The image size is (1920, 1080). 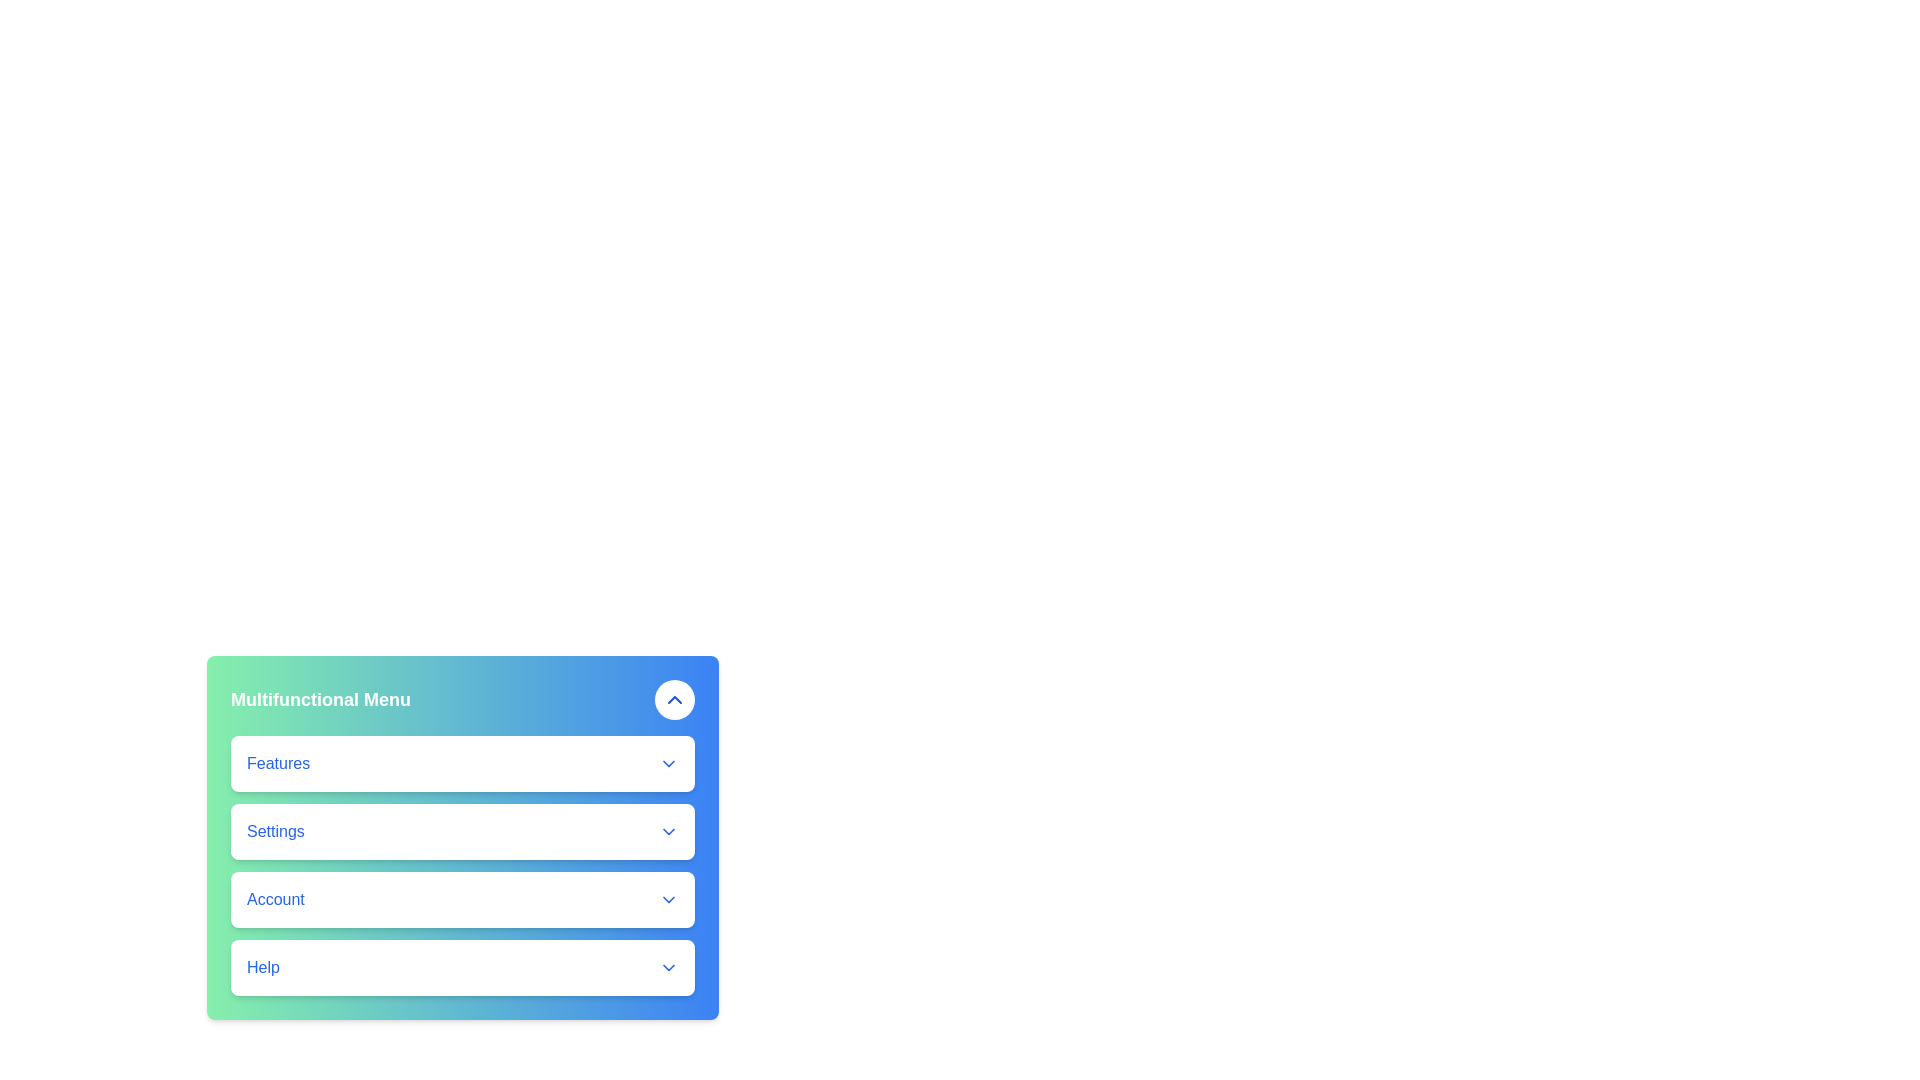 I want to click on the 'Help' button, the last item in the vertical list of menu buttons, to observe any potential hover effects, so click(x=461, y=967).